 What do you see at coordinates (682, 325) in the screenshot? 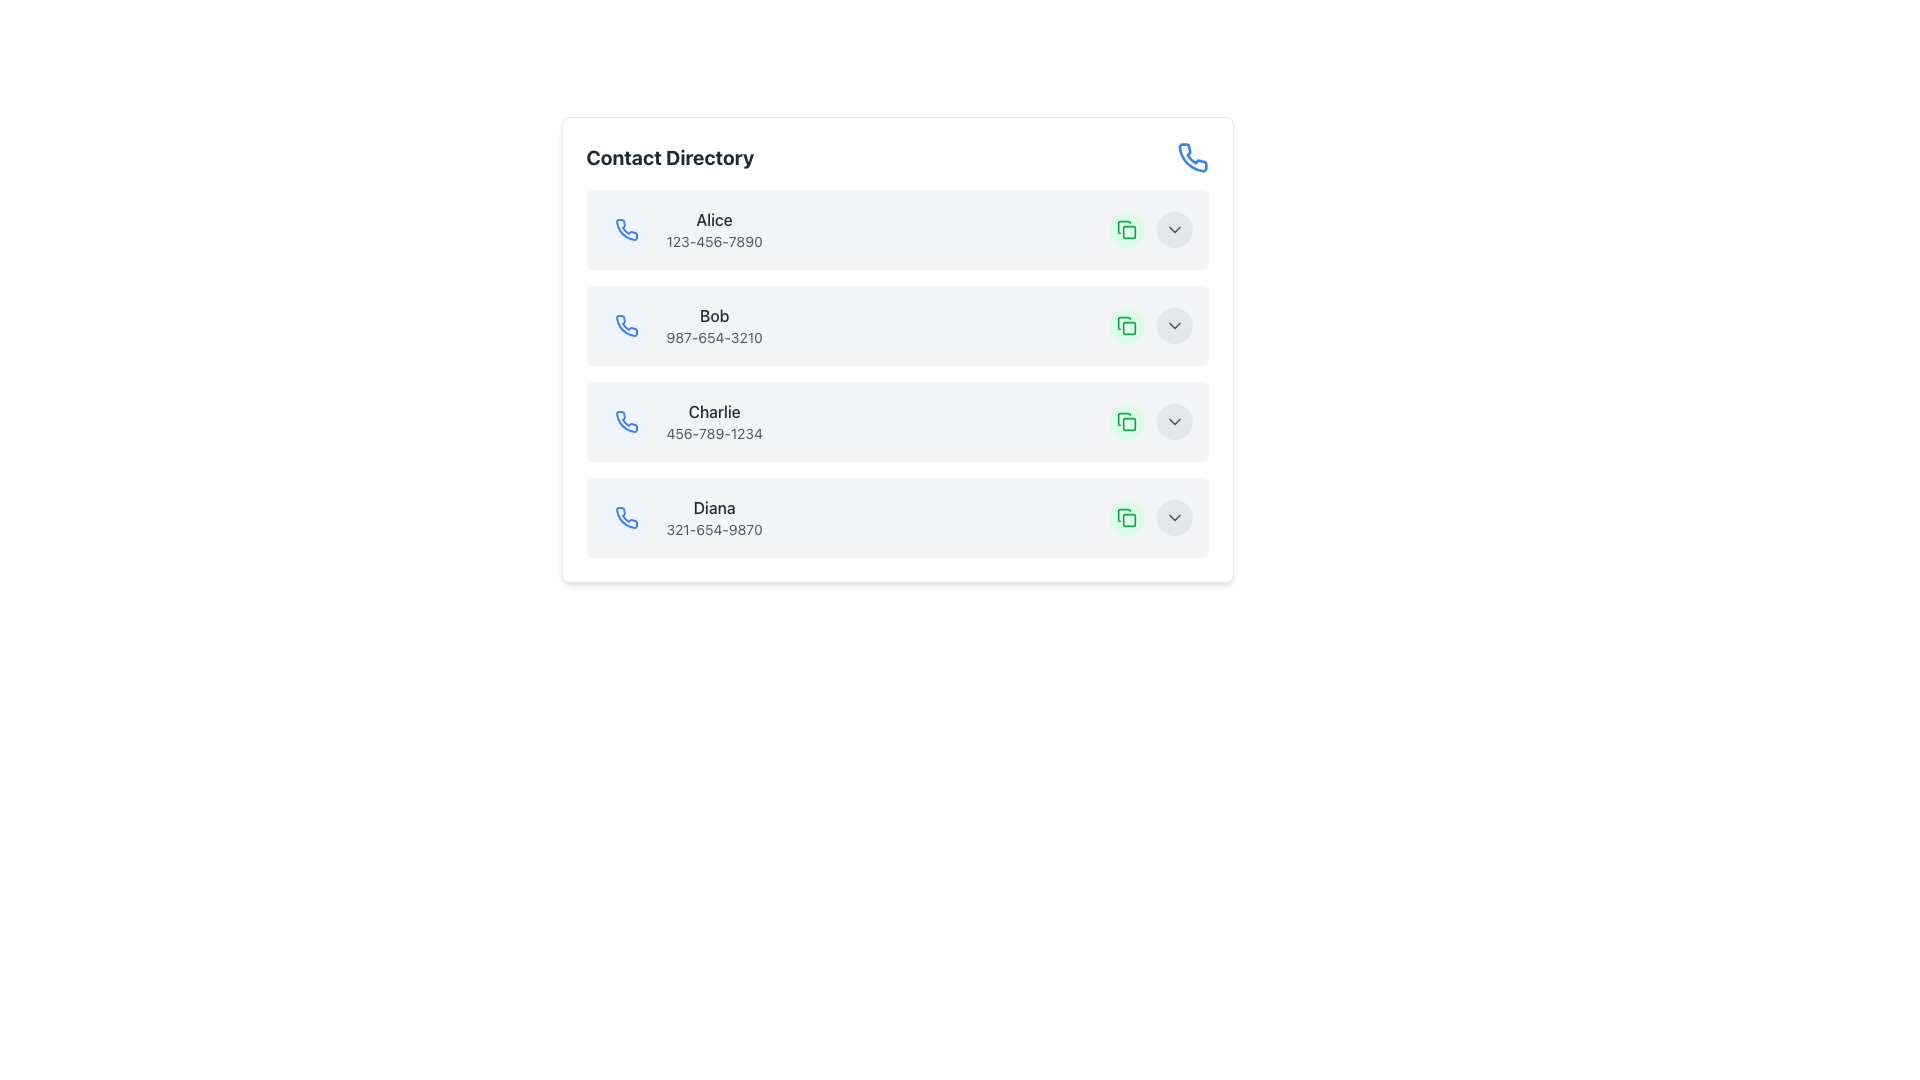
I see `contact information displayed in the text component showing 'Bob' and '987-654-3210' within the second contact card of the contact list` at bounding box center [682, 325].